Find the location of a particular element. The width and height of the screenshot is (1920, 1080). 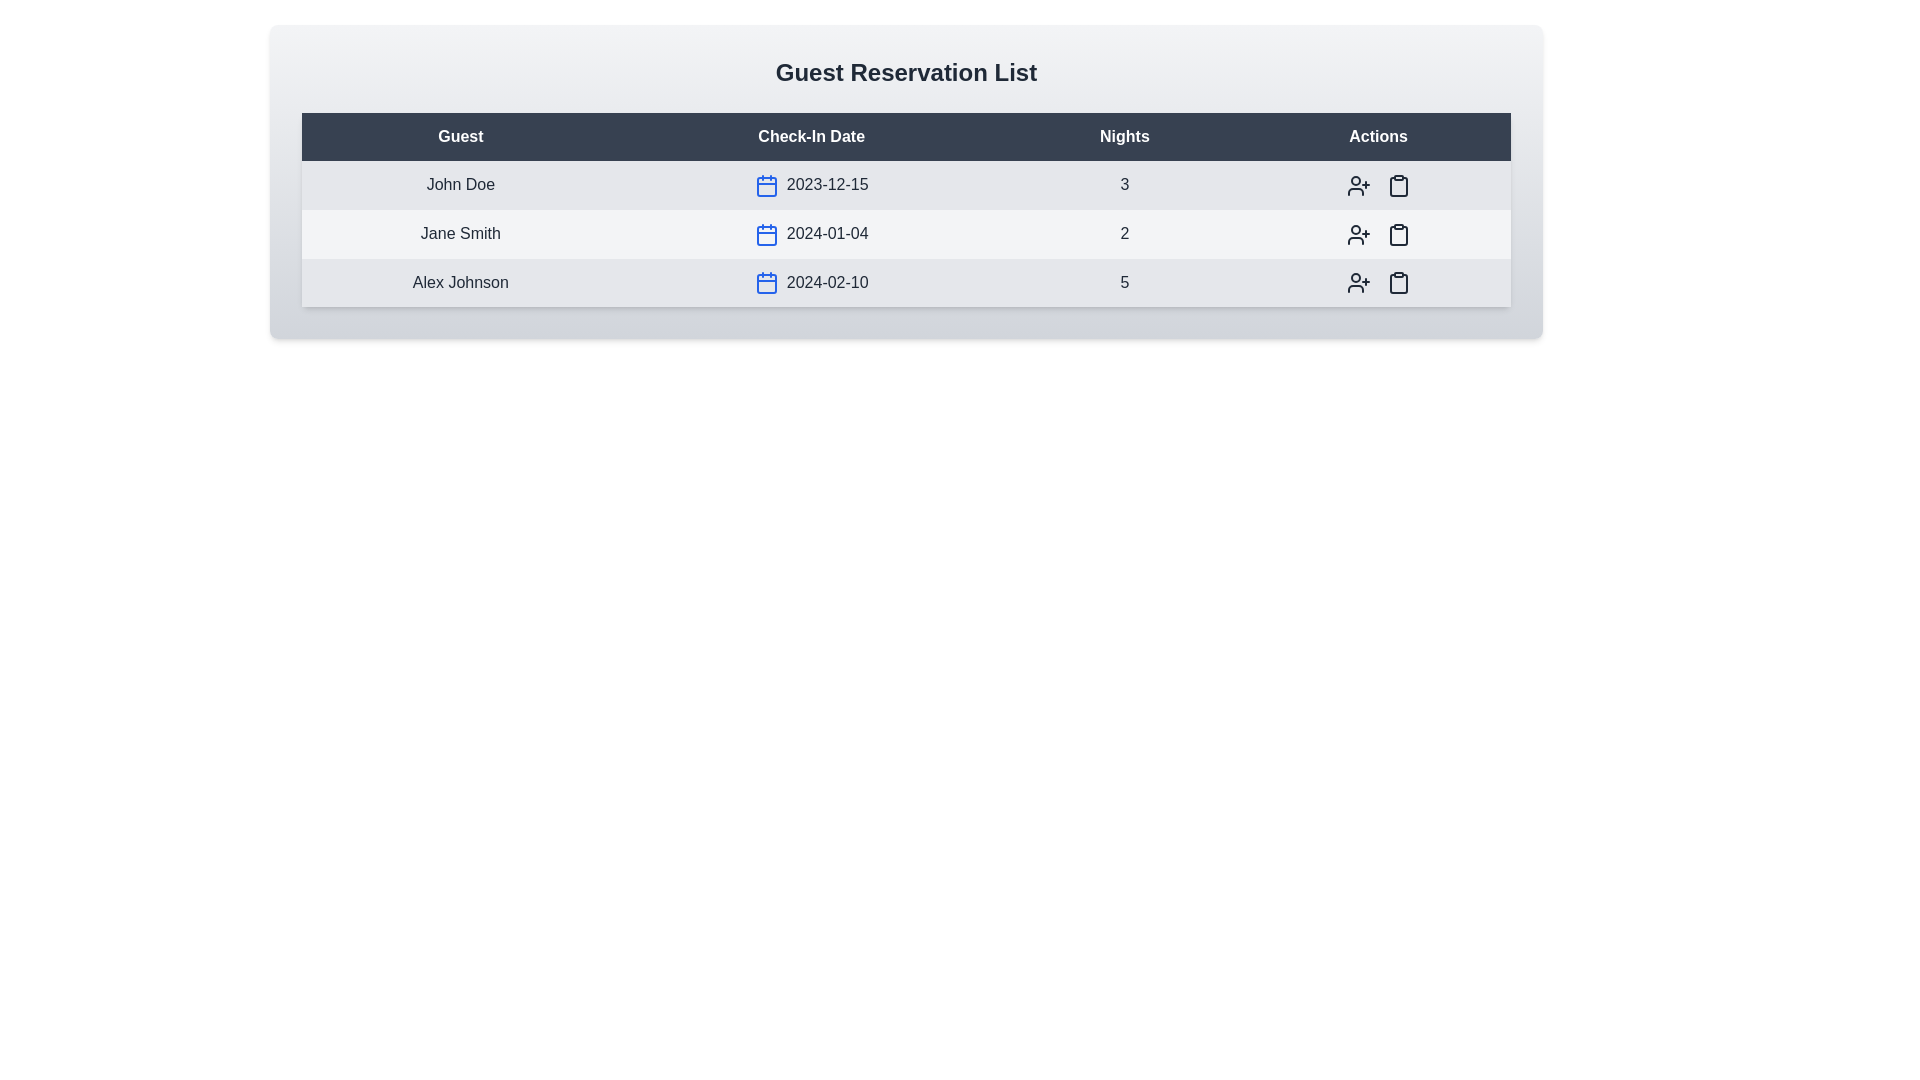

calendar date '2024-01-04' in the second row of the table by clicking on it is located at coordinates (905, 233).